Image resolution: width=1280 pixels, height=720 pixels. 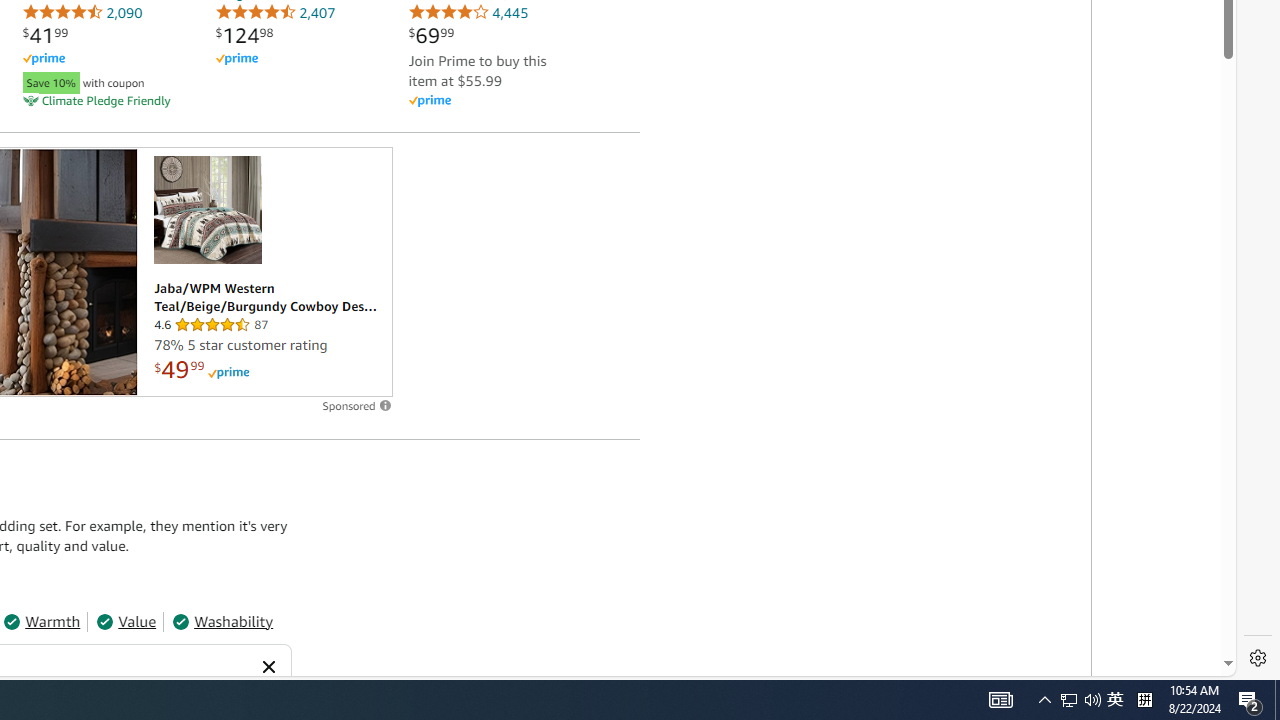 What do you see at coordinates (476, 69) in the screenshot?
I see `'Join Prime to buy this item at $55.99'` at bounding box center [476, 69].